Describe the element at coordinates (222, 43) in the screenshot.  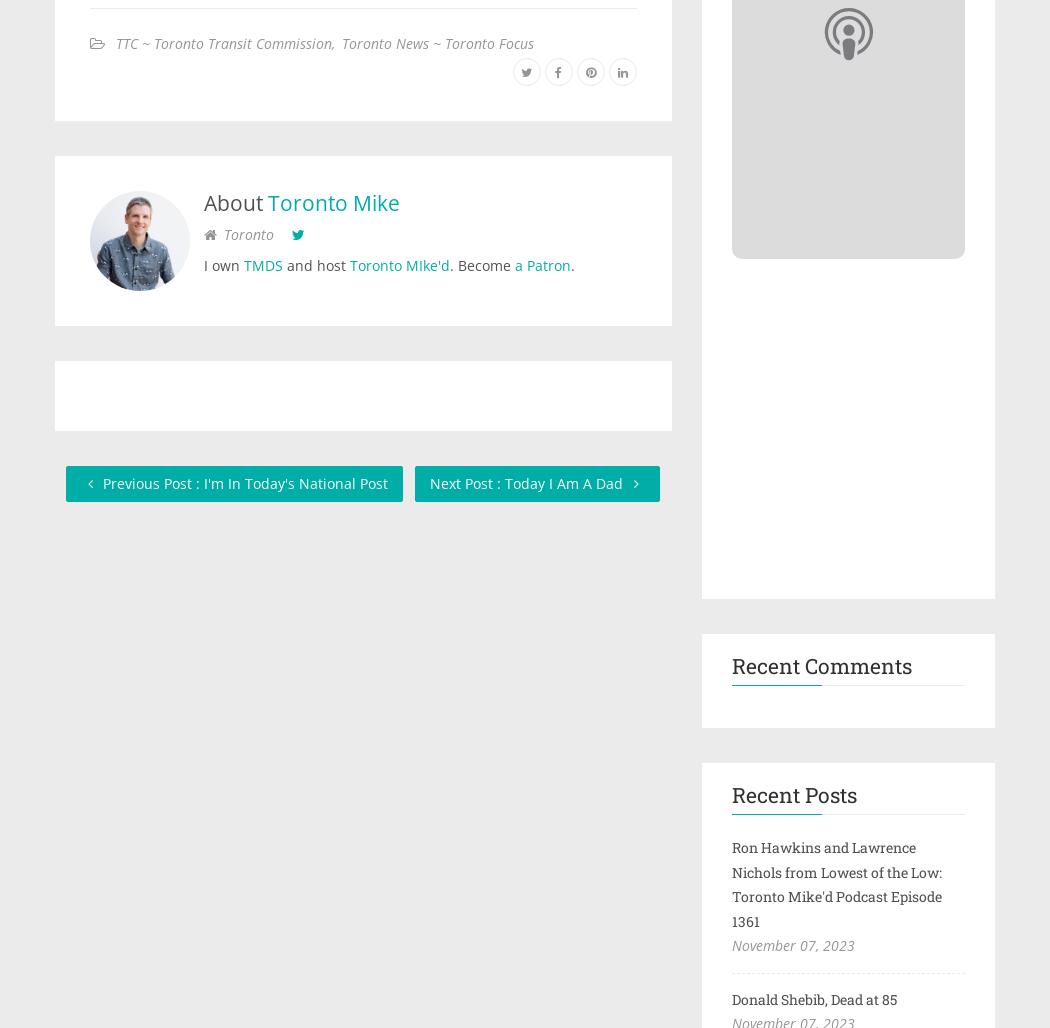
I see `'TTC ~ Toronto Transit Commission'` at that location.